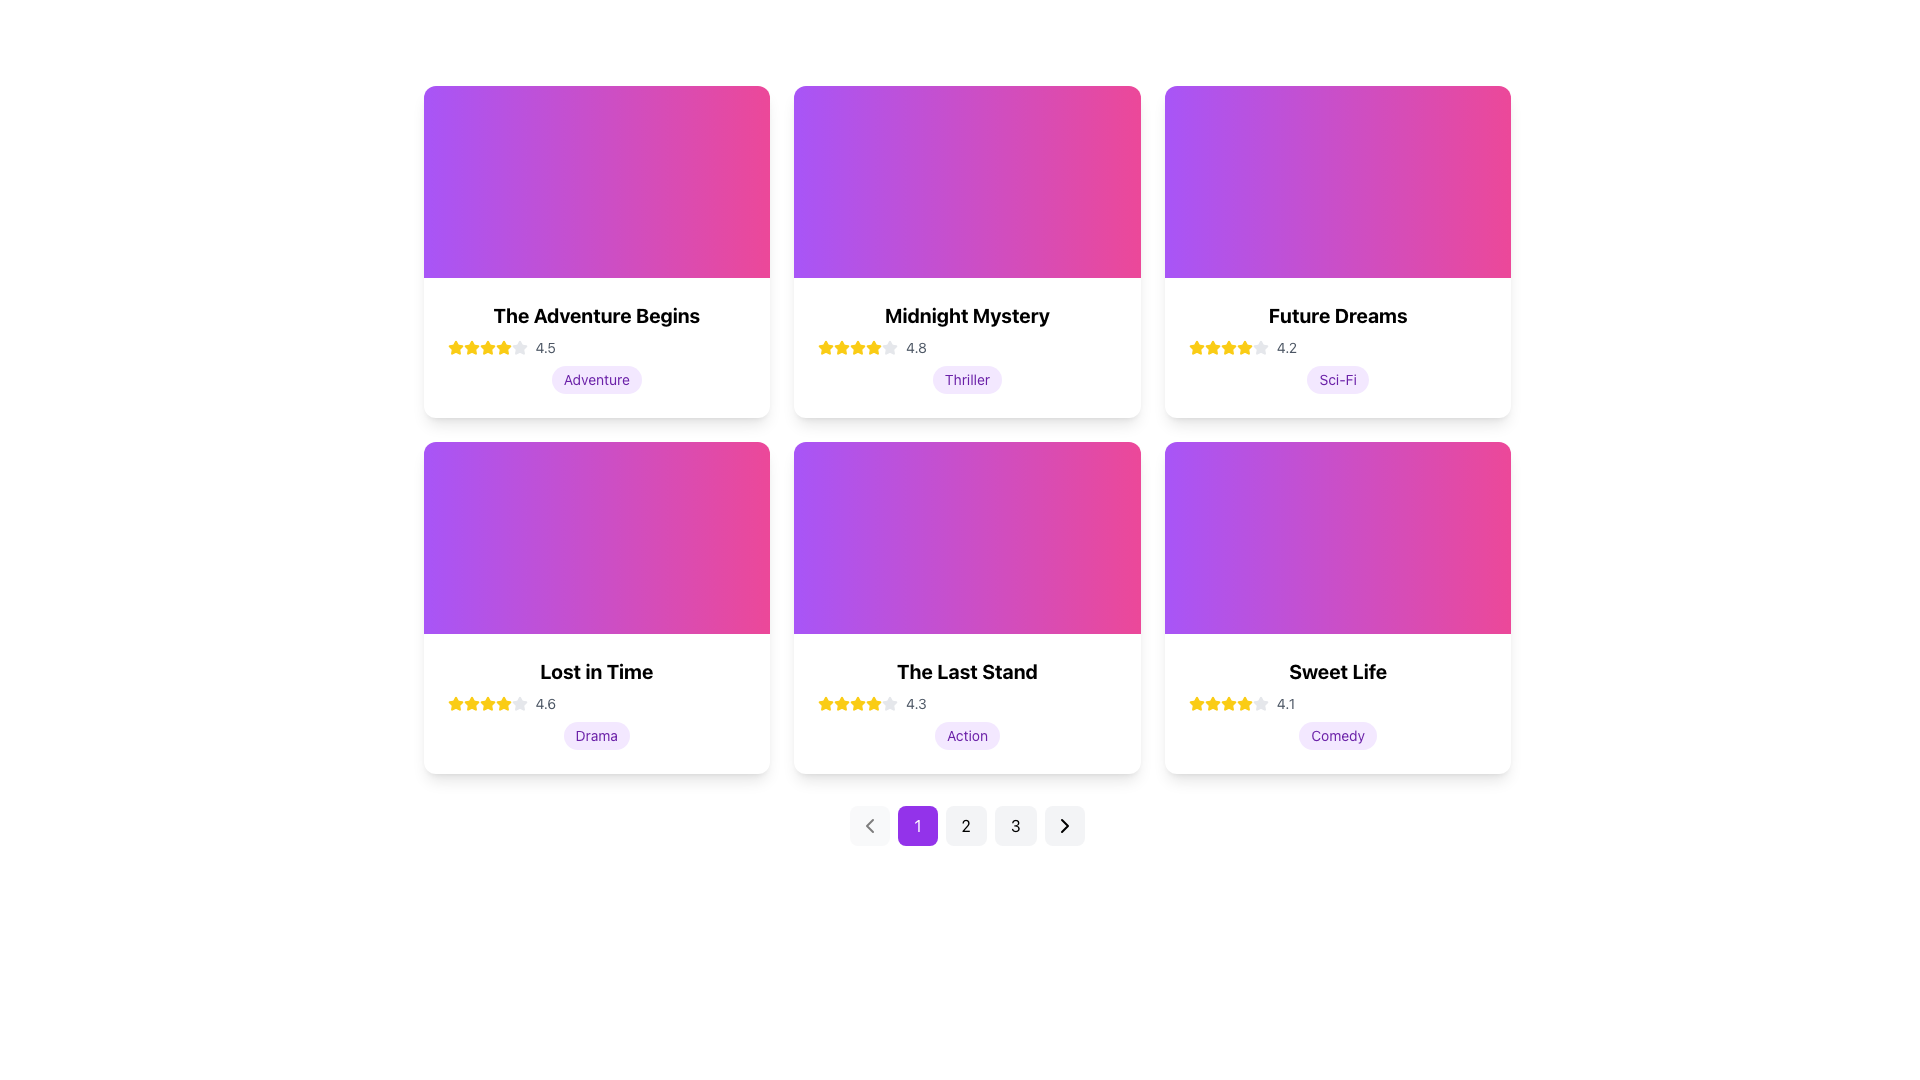 This screenshot has width=1920, height=1080. Describe the element at coordinates (1338, 250) in the screenshot. I see `the Informational card displaying 'Future Dreams' in the top right corner of the grid layout` at that location.